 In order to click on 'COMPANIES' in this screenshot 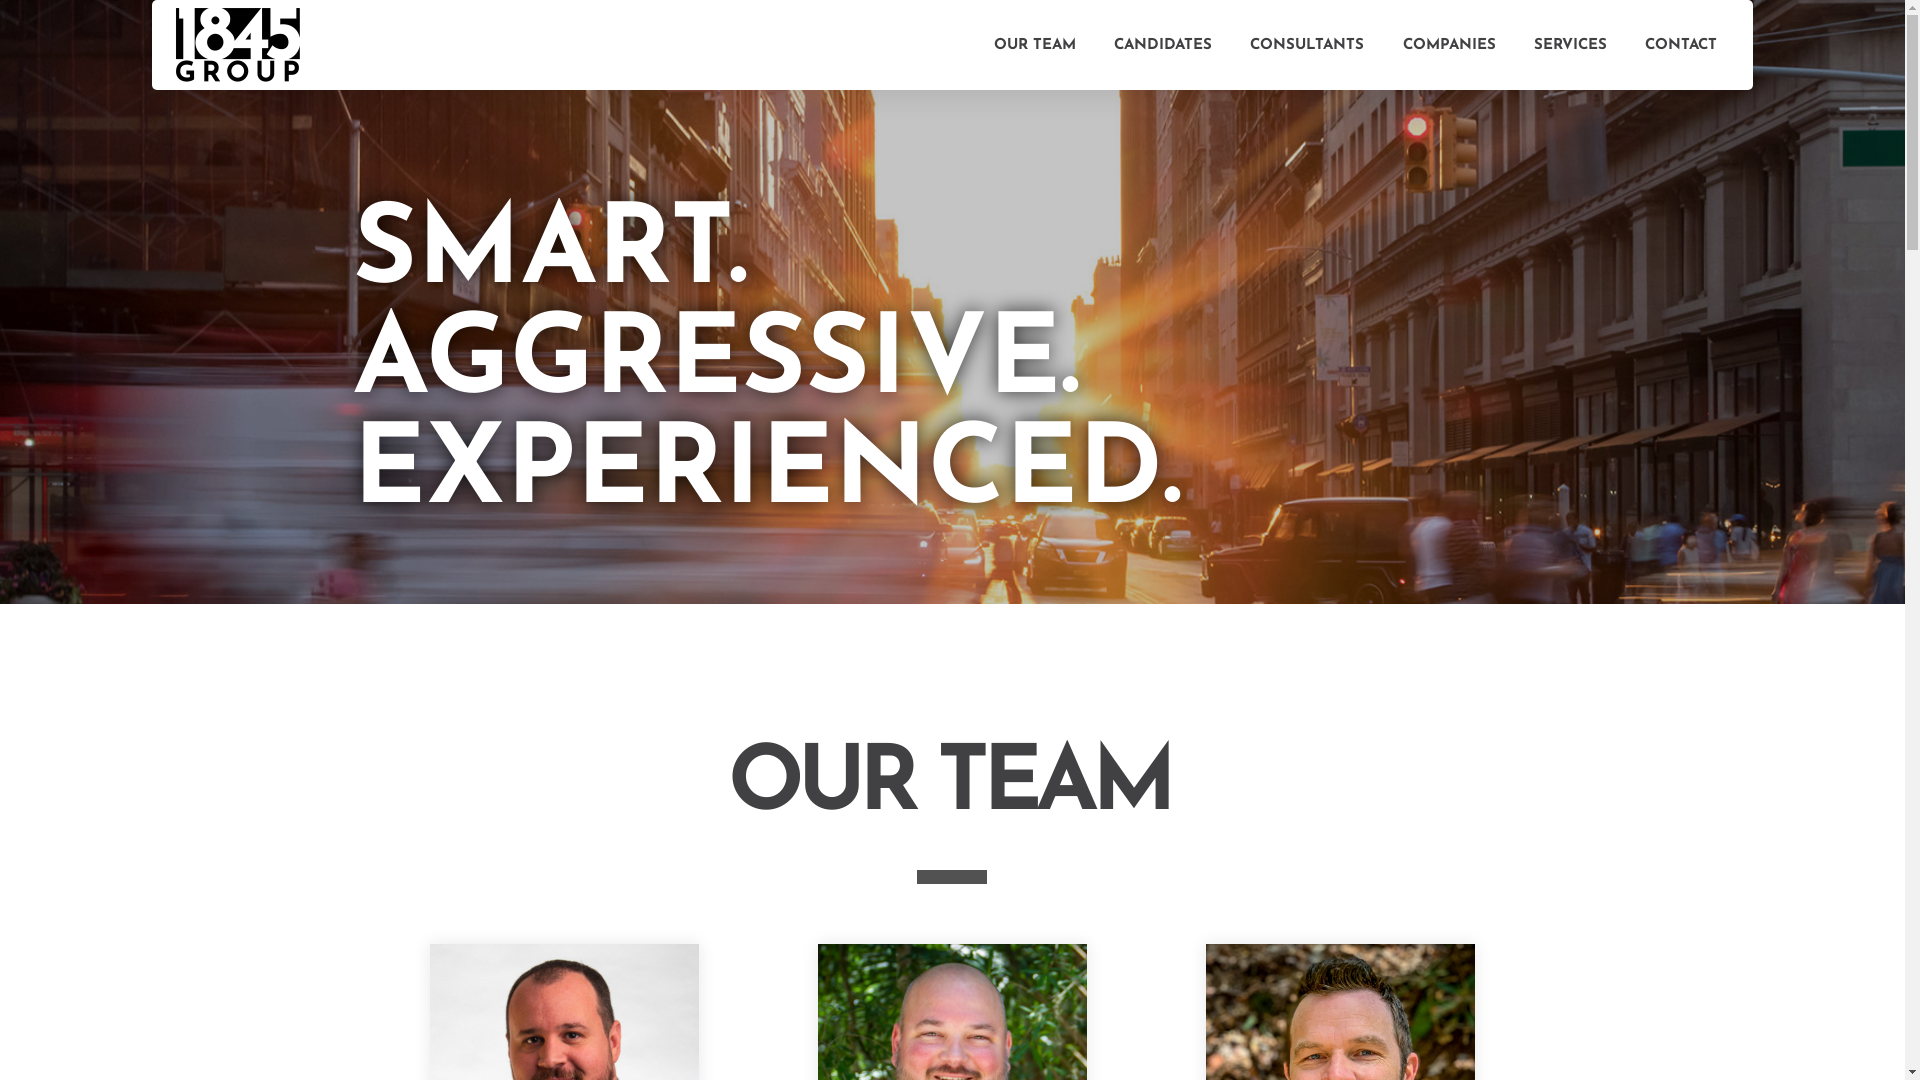, I will do `click(1448, 45)`.